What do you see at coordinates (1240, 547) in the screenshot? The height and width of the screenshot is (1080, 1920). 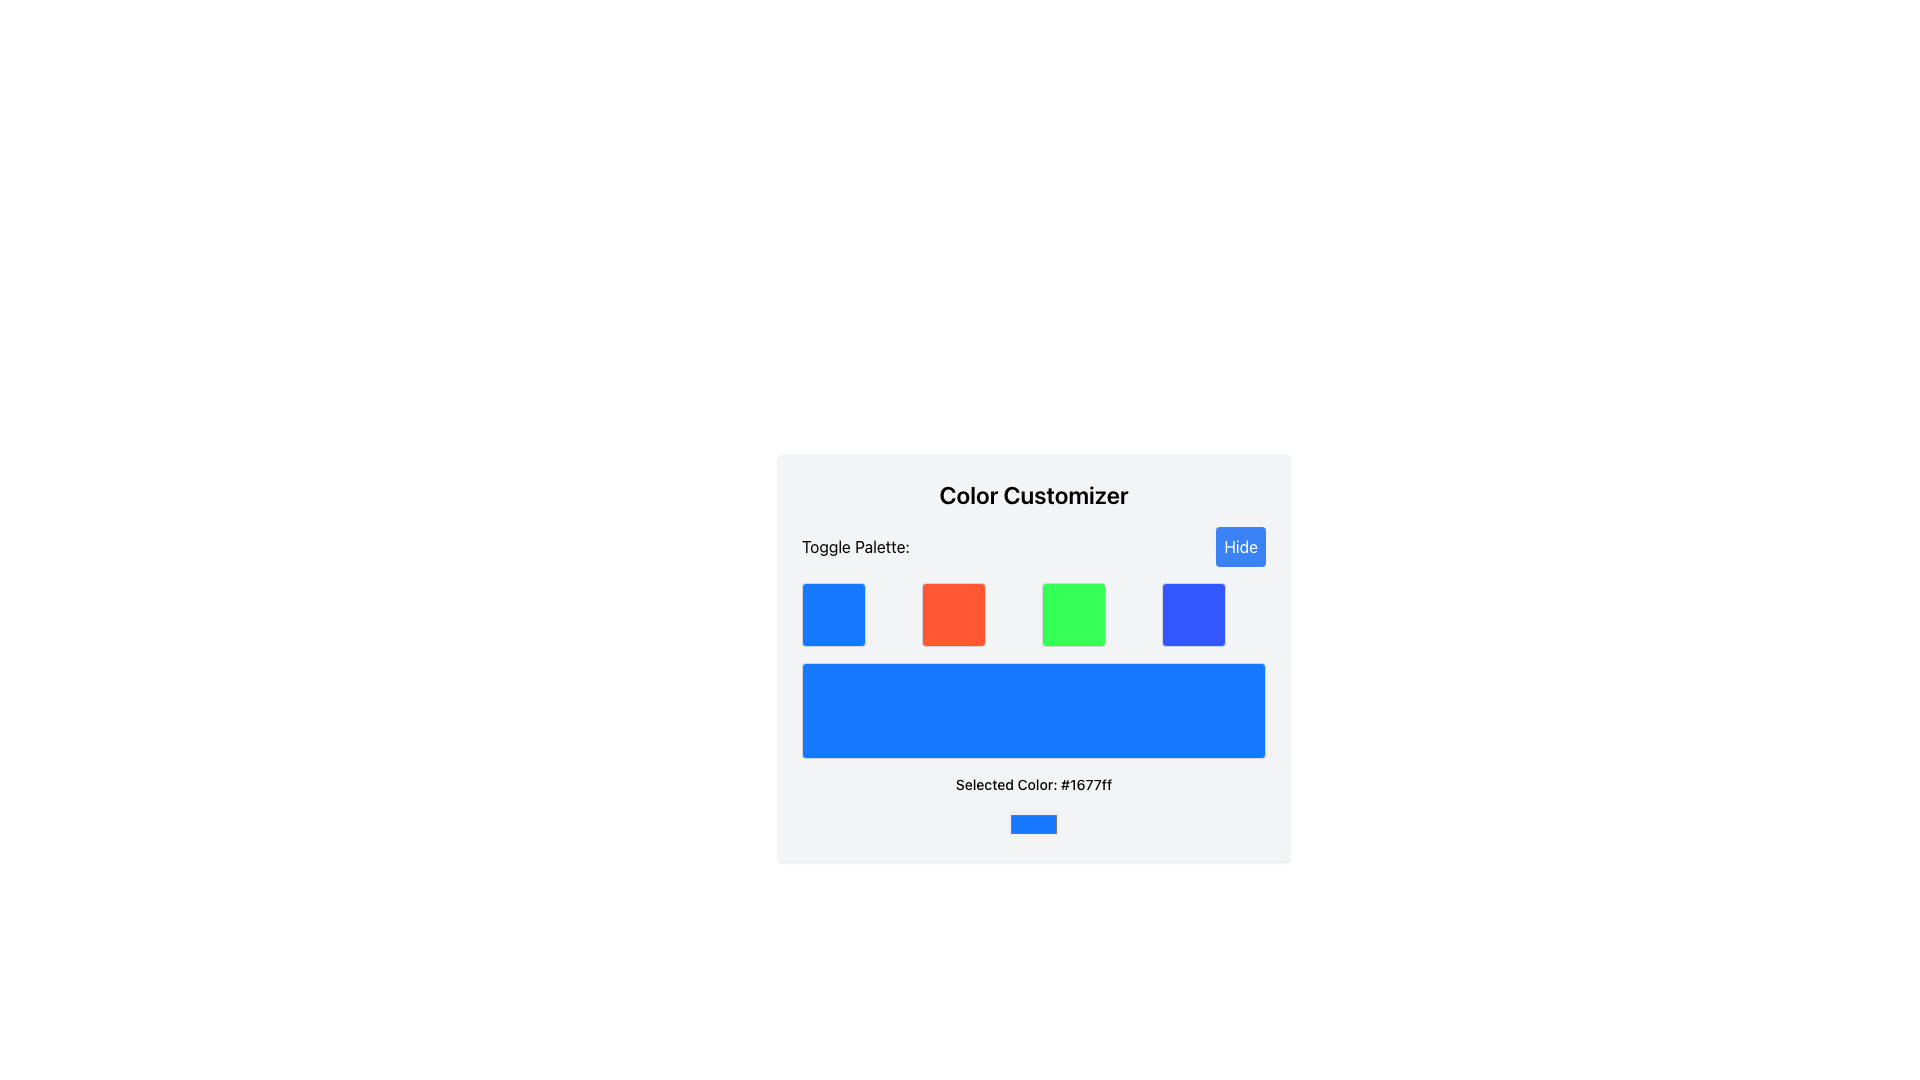 I see `the rectangular button with rounded corners that has a blue background and white text reading 'Hide'` at bounding box center [1240, 547].